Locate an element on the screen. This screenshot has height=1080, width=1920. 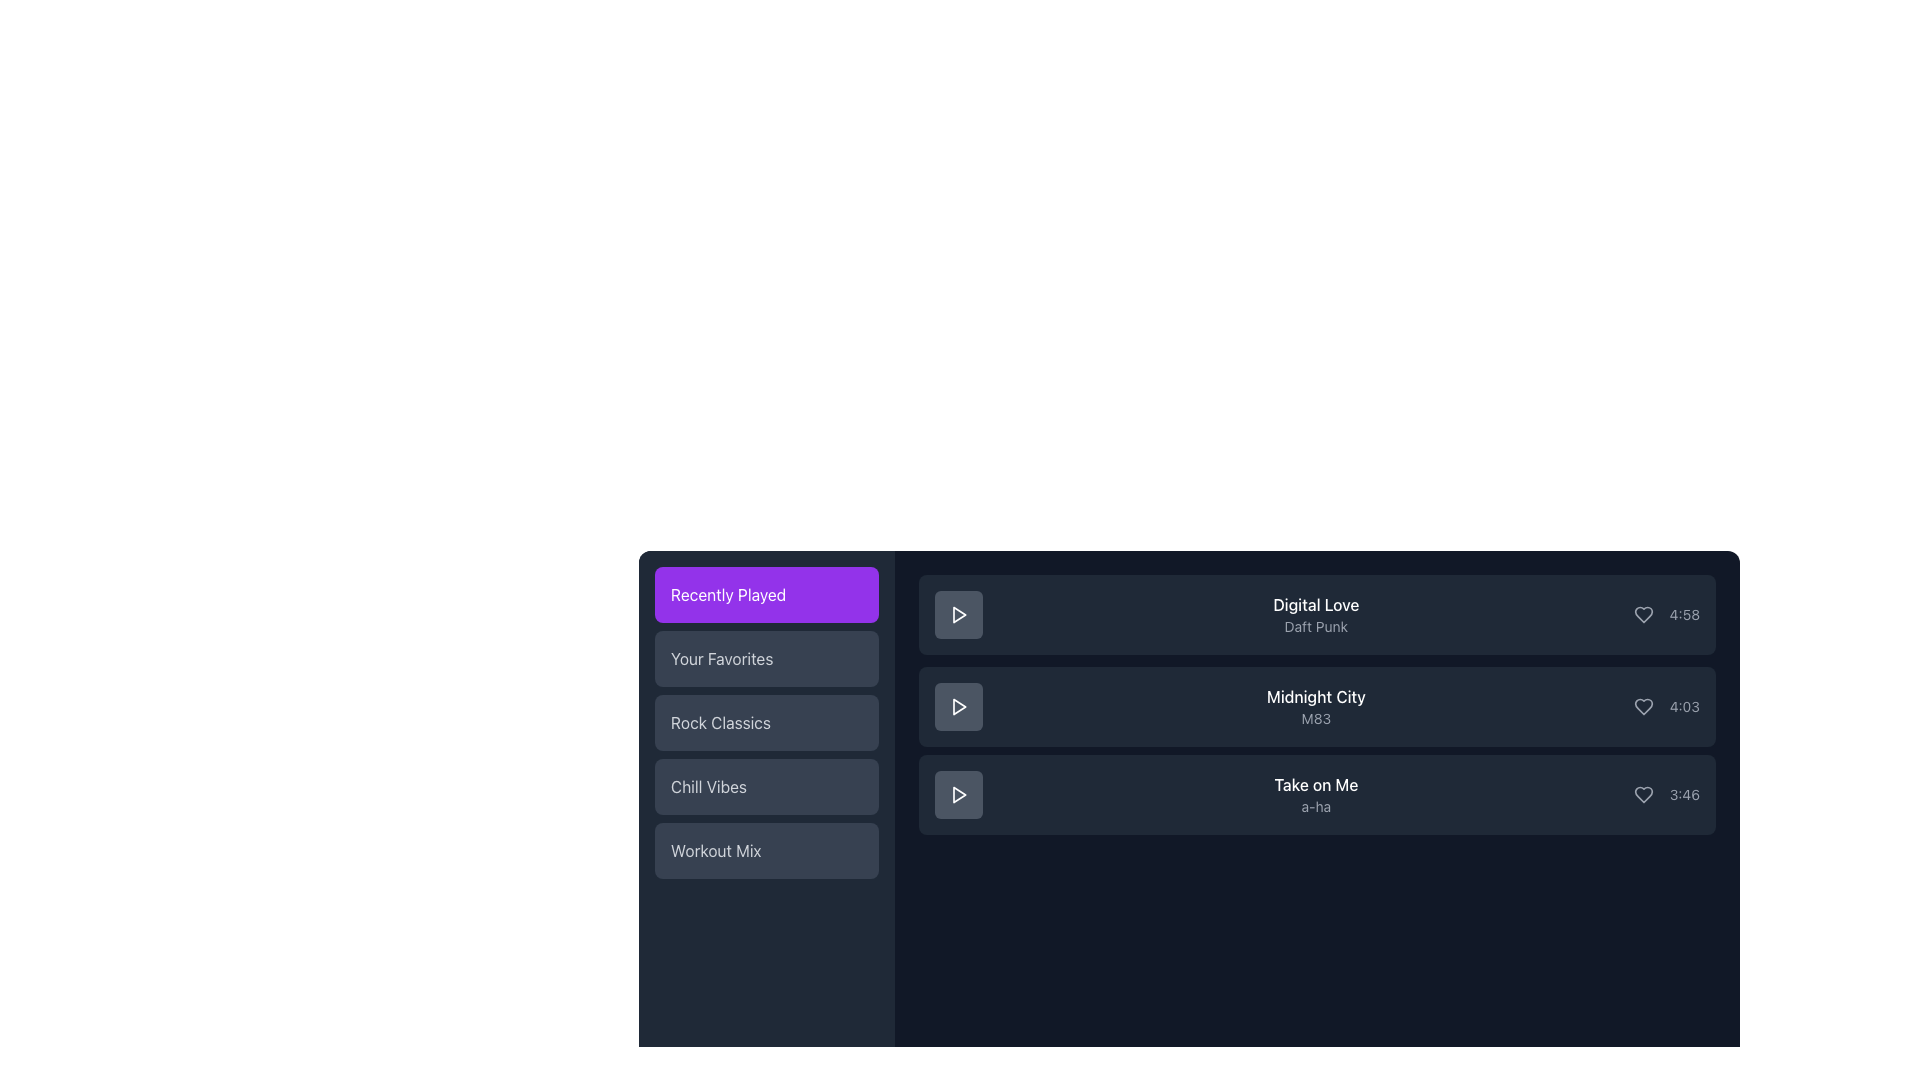
text displaying 'a-ha', which is styled in gray and positioned below the 'Take on Me' title is located at coordinates (1316, 805).